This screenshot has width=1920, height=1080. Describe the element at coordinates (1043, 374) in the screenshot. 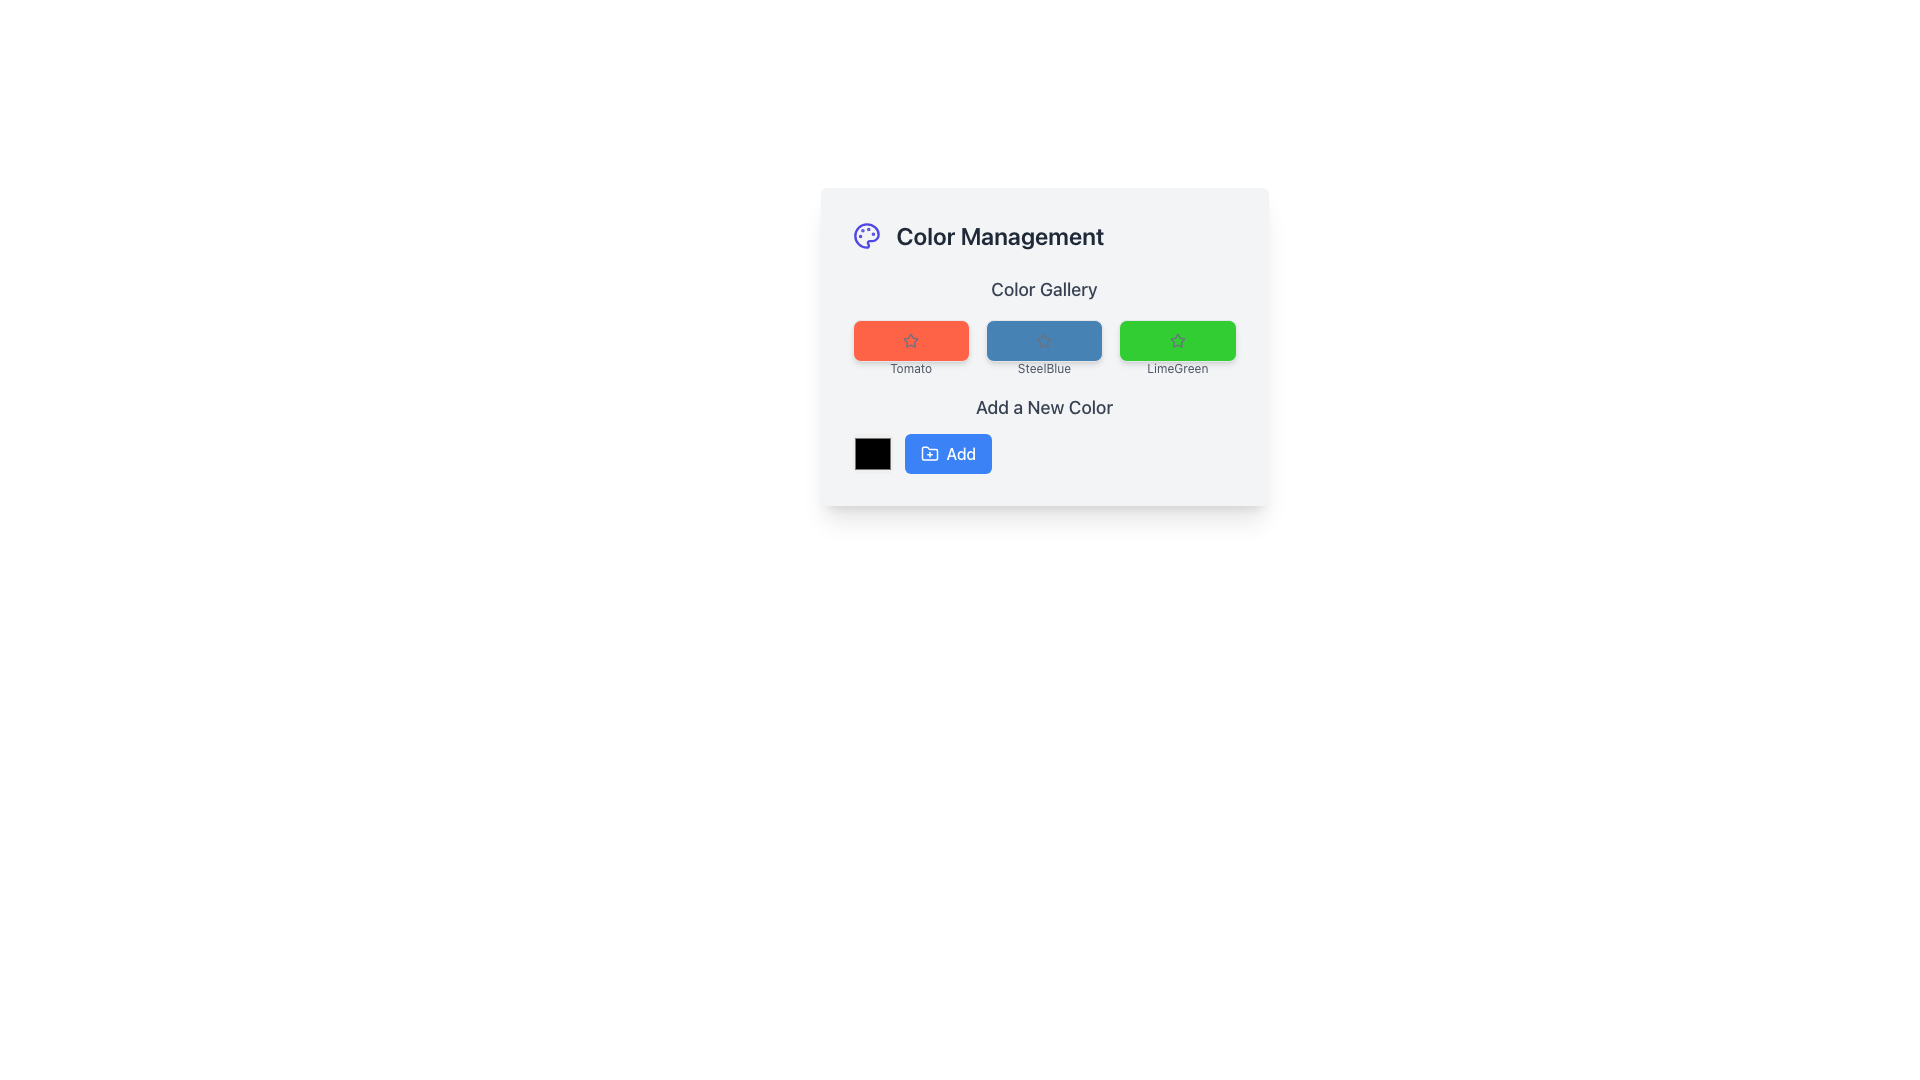

I see `the Color Selection Tile labeled 'SteelBlue' which is a rounded rectangle with a blue fill and a star icon above the text` at that location.